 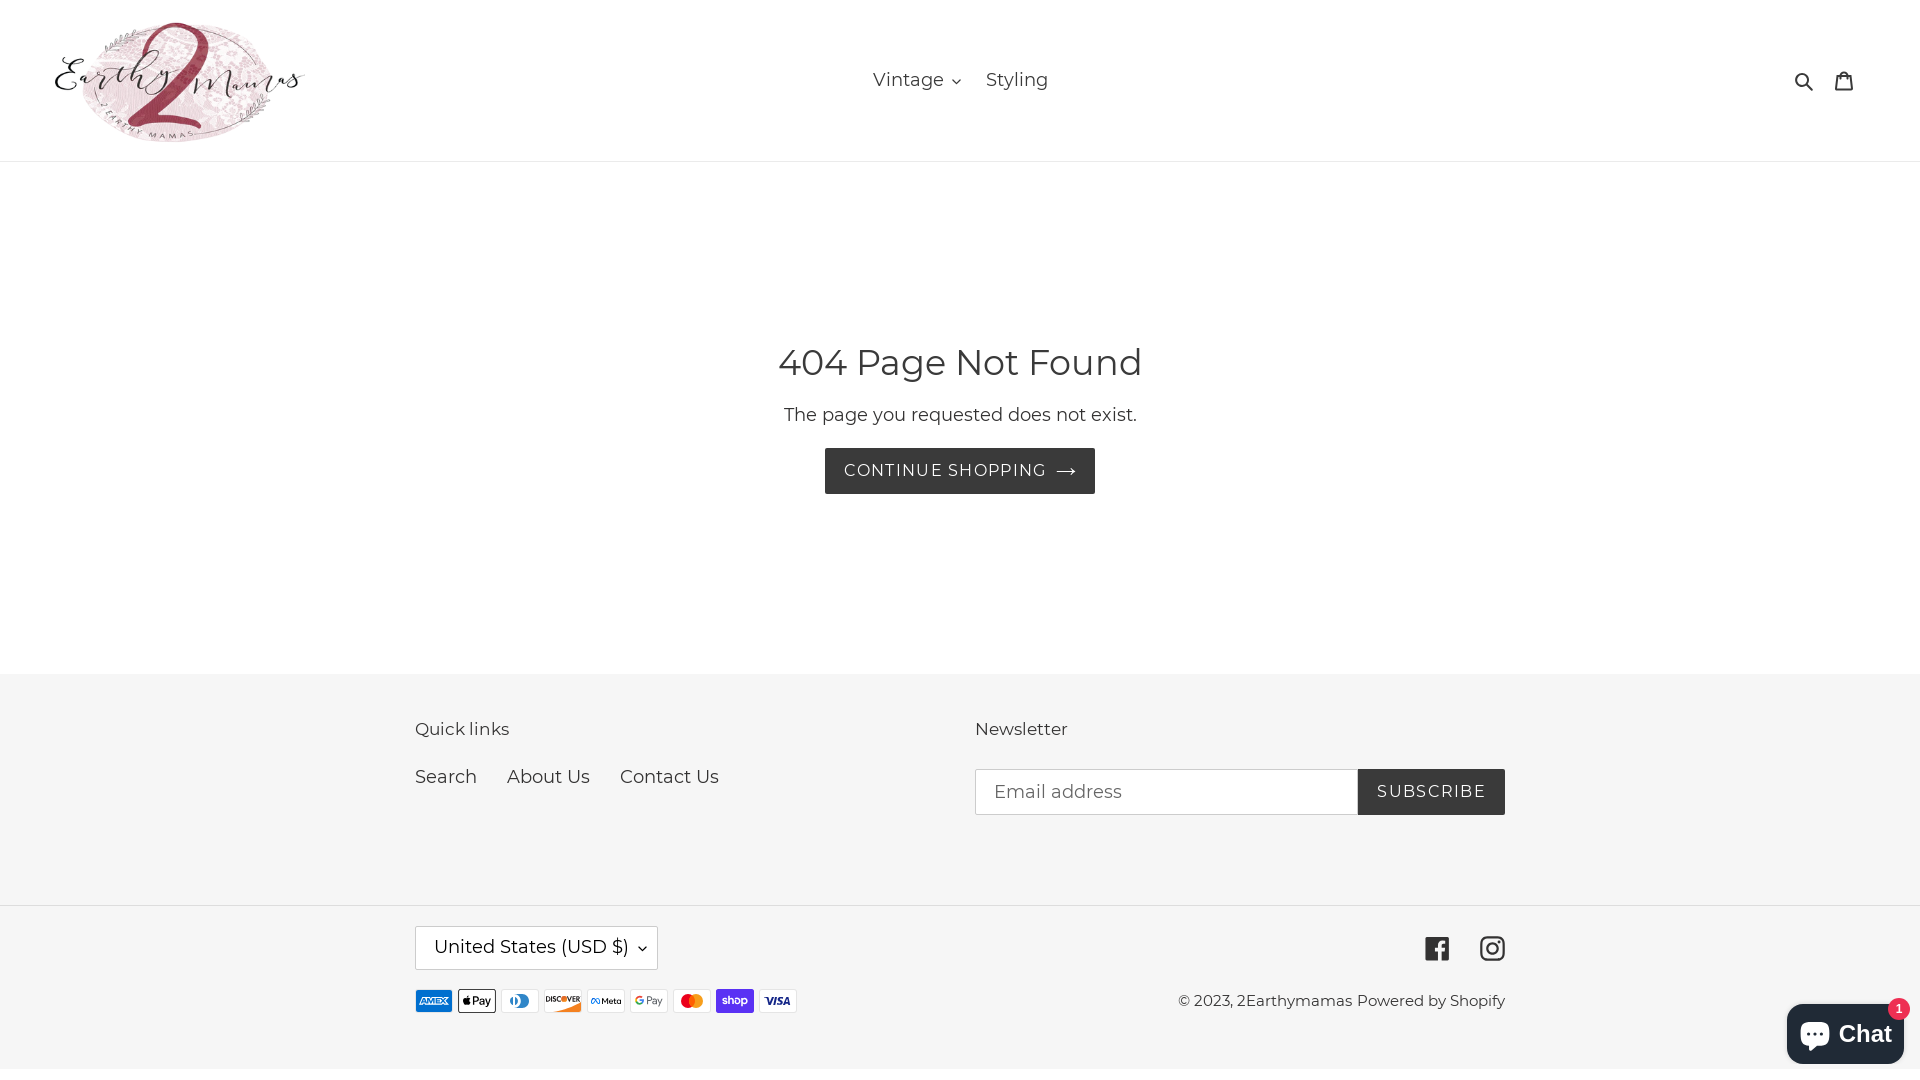 What do you see at coordinates (548, 775) in the screenshot?
I see `'About Us'` at bounding box center [548, 775].